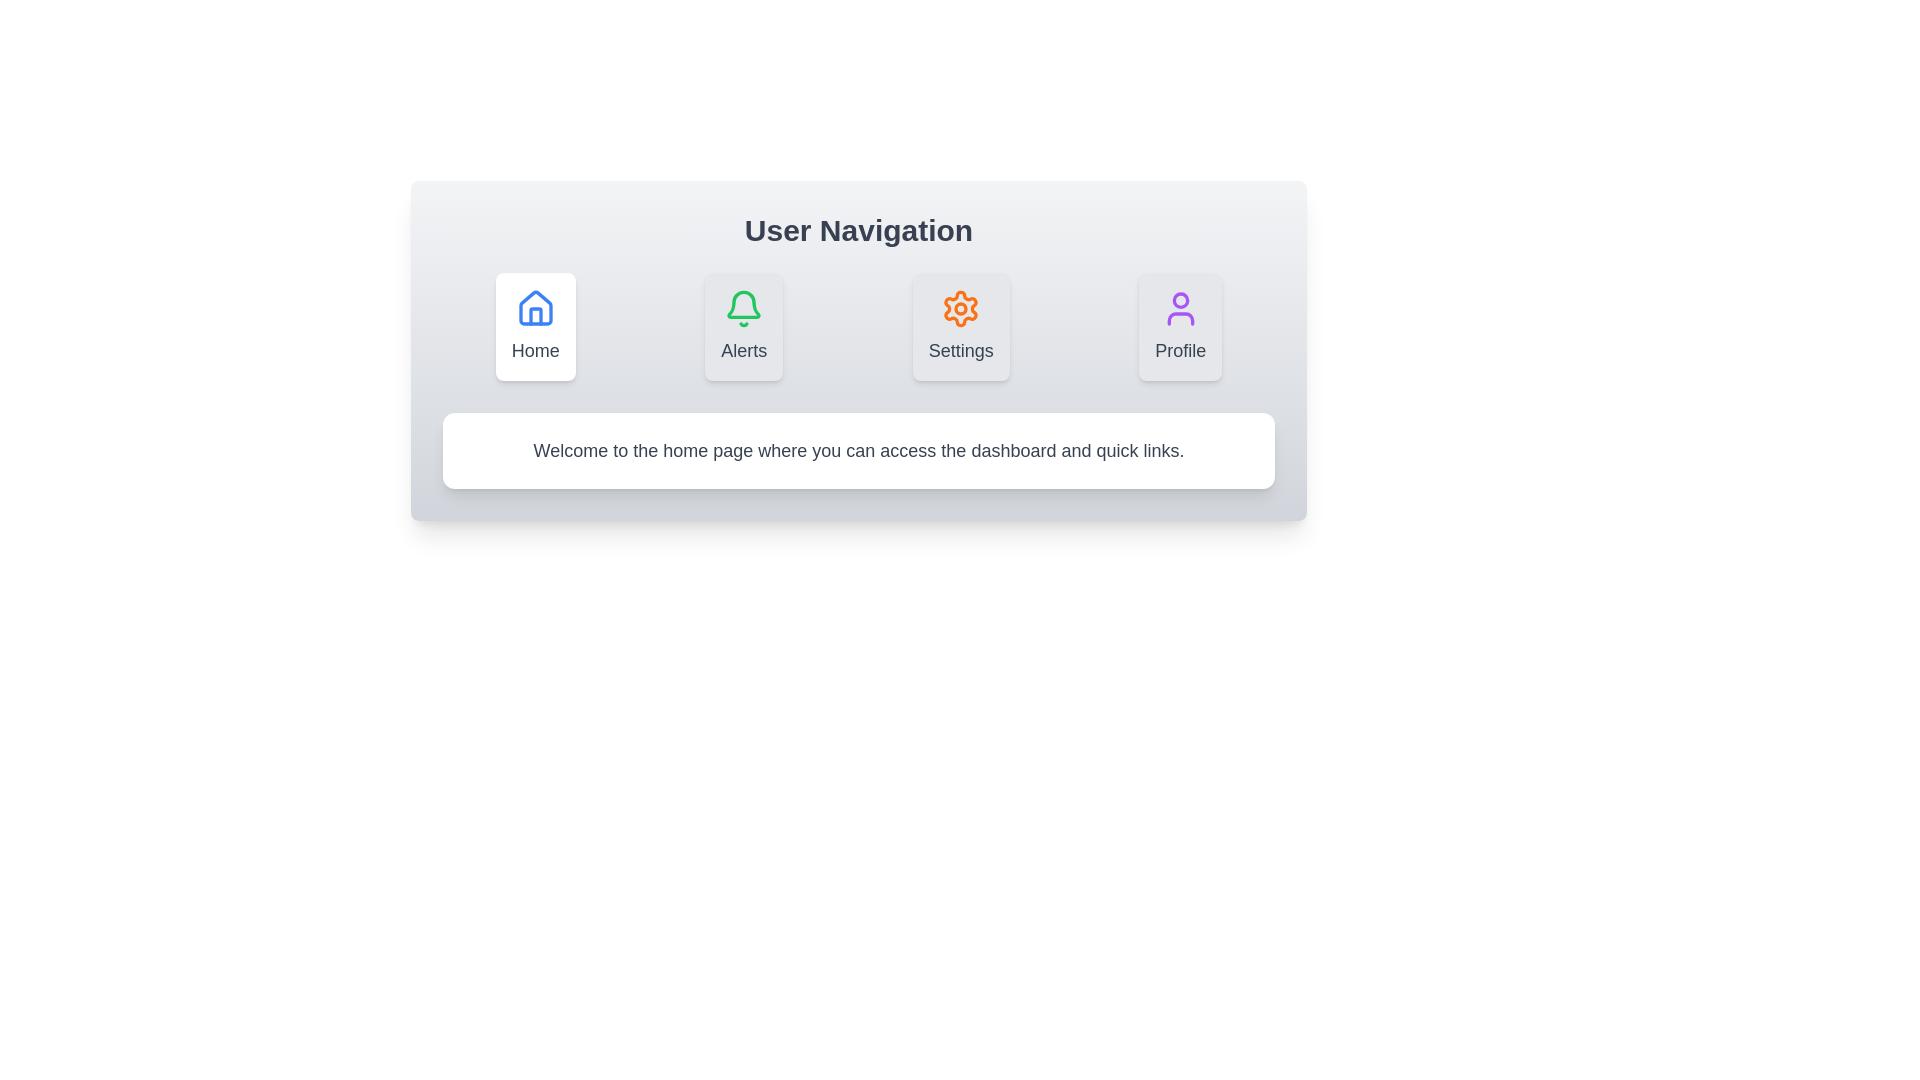 This screenshot has height=1080, width=1920. Describe the element at coordinates (1180, 326) in the screenshot. I see `the tab icon labeled Profile to observe the visual feedback` at that location.